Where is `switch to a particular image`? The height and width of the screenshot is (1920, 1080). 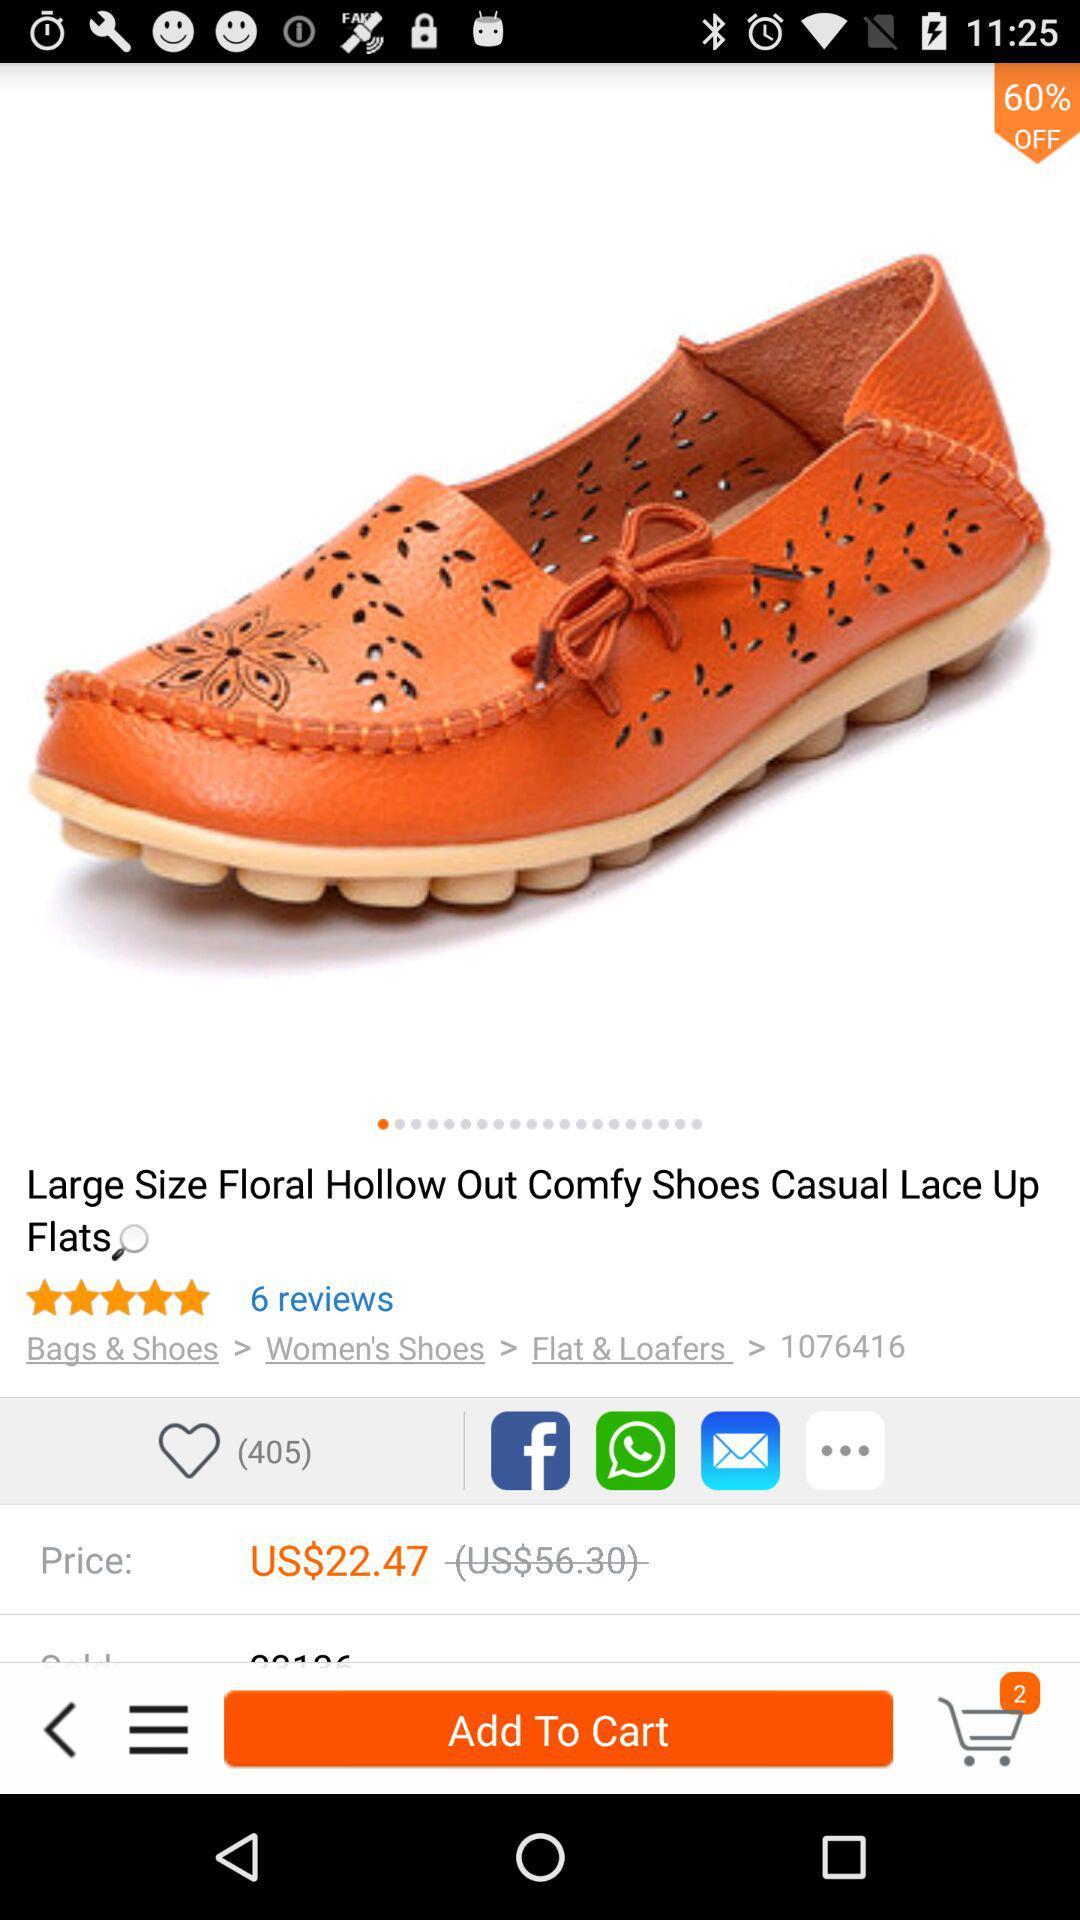 switch to a particular image is located at coordinates (663, 1124).